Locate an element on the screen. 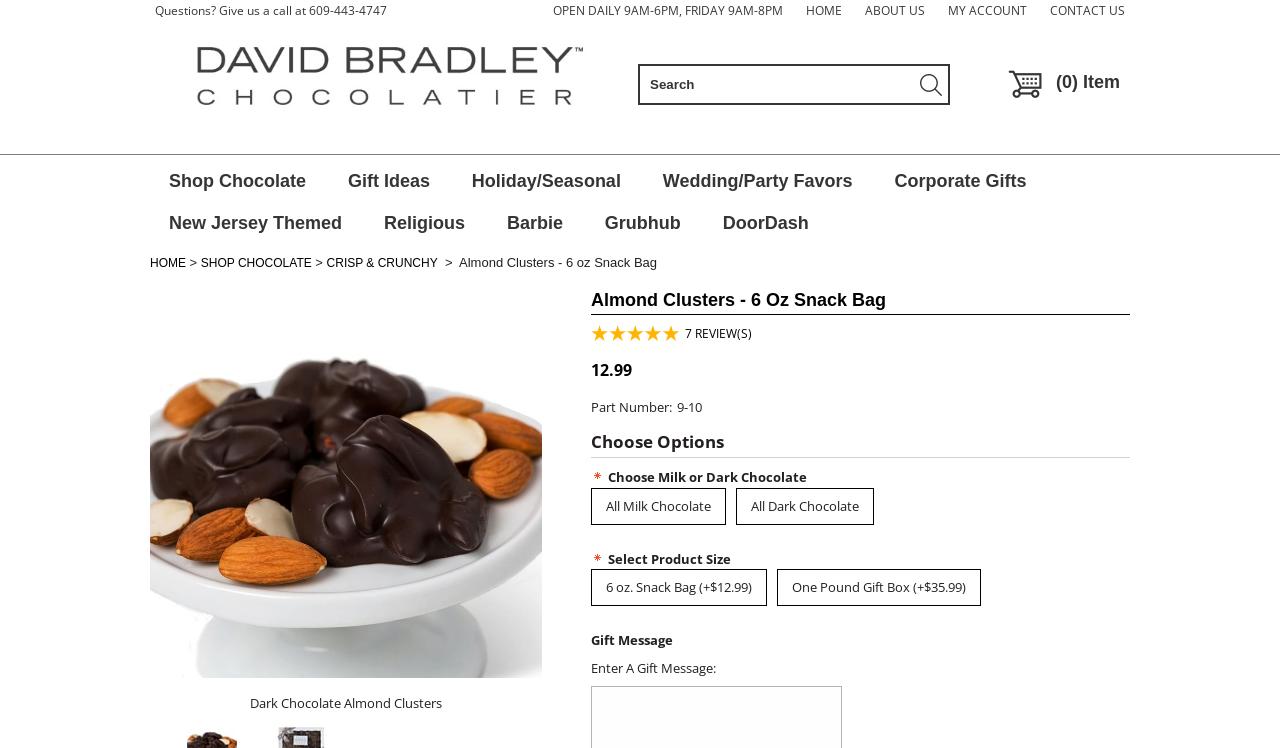 The image size is (1280, 748). 'Open Daily 9am-6pm, Friday 9am-8pm' is located at coordinates (668, 10).